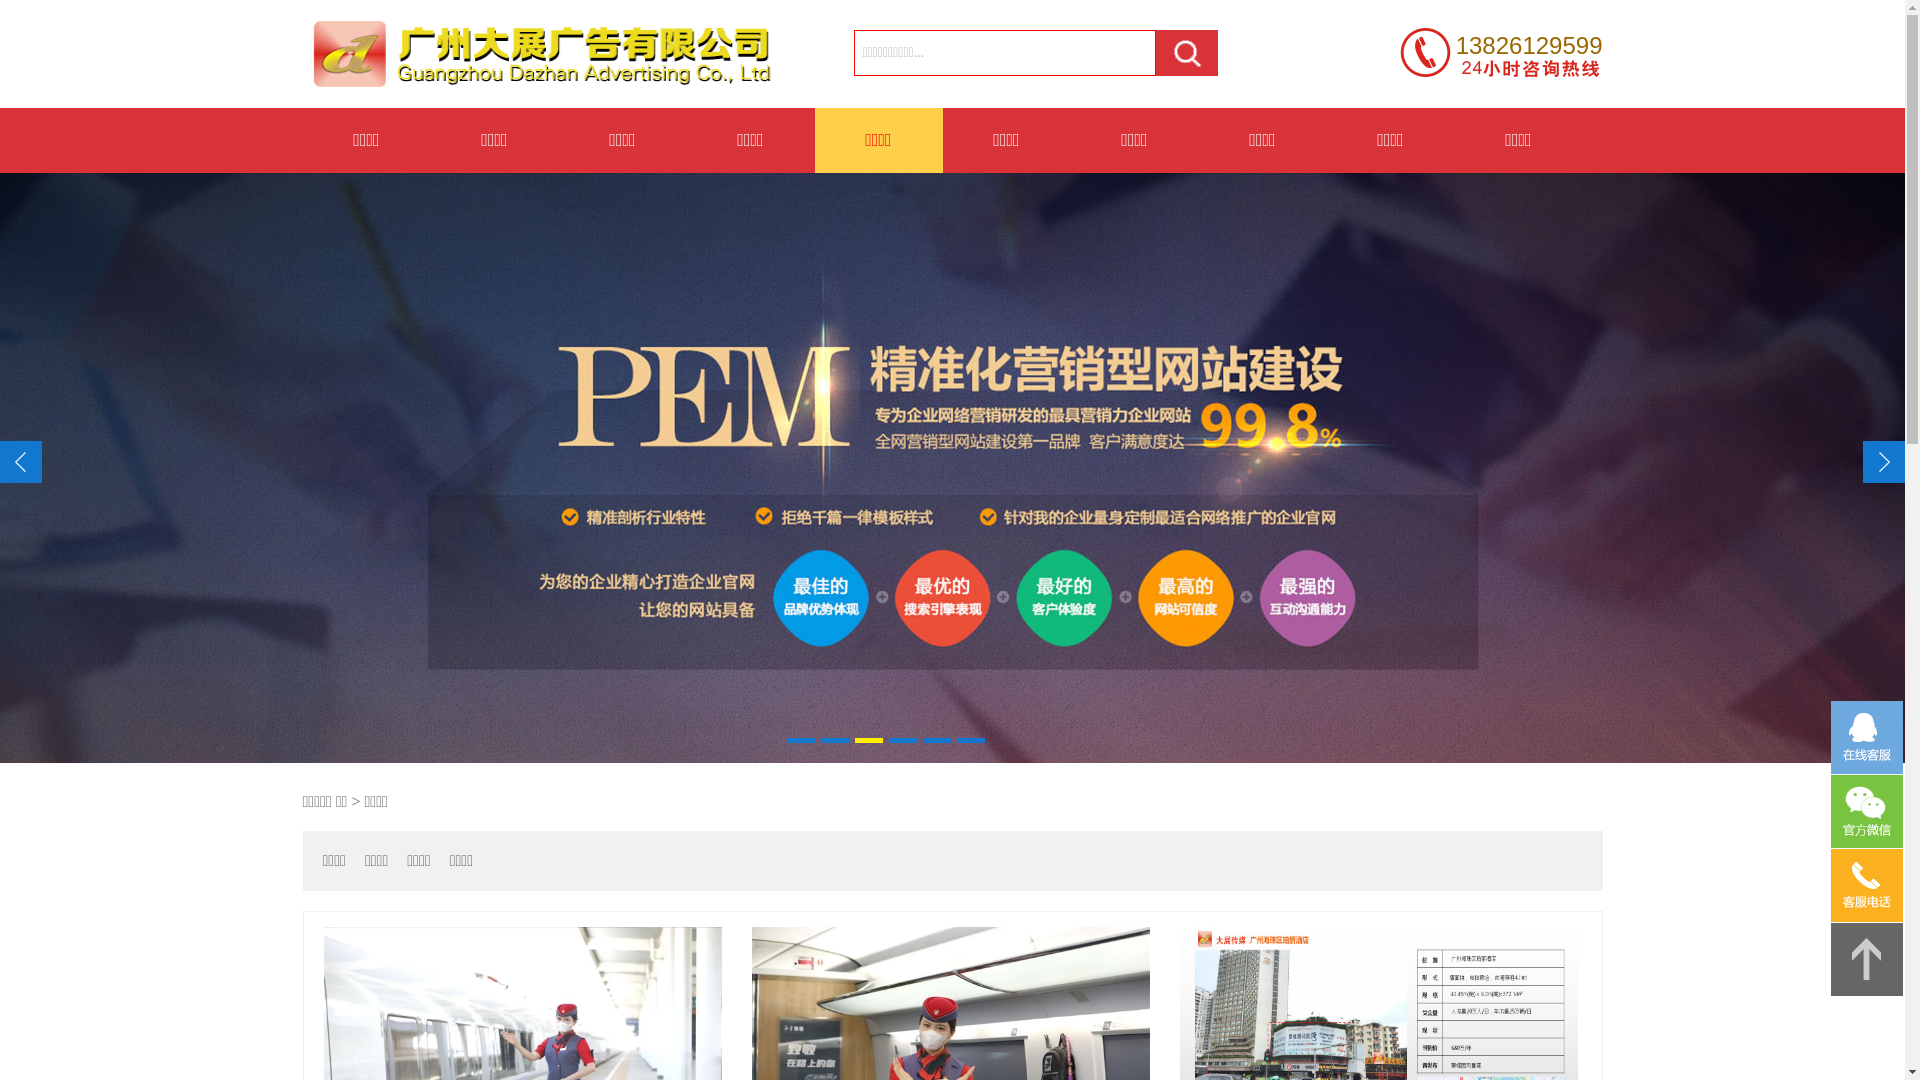 This screenshot has height=1080, width=1920. Describe the element at coordinates (868, 740) in the screenshot. I see `'3'` at that location.